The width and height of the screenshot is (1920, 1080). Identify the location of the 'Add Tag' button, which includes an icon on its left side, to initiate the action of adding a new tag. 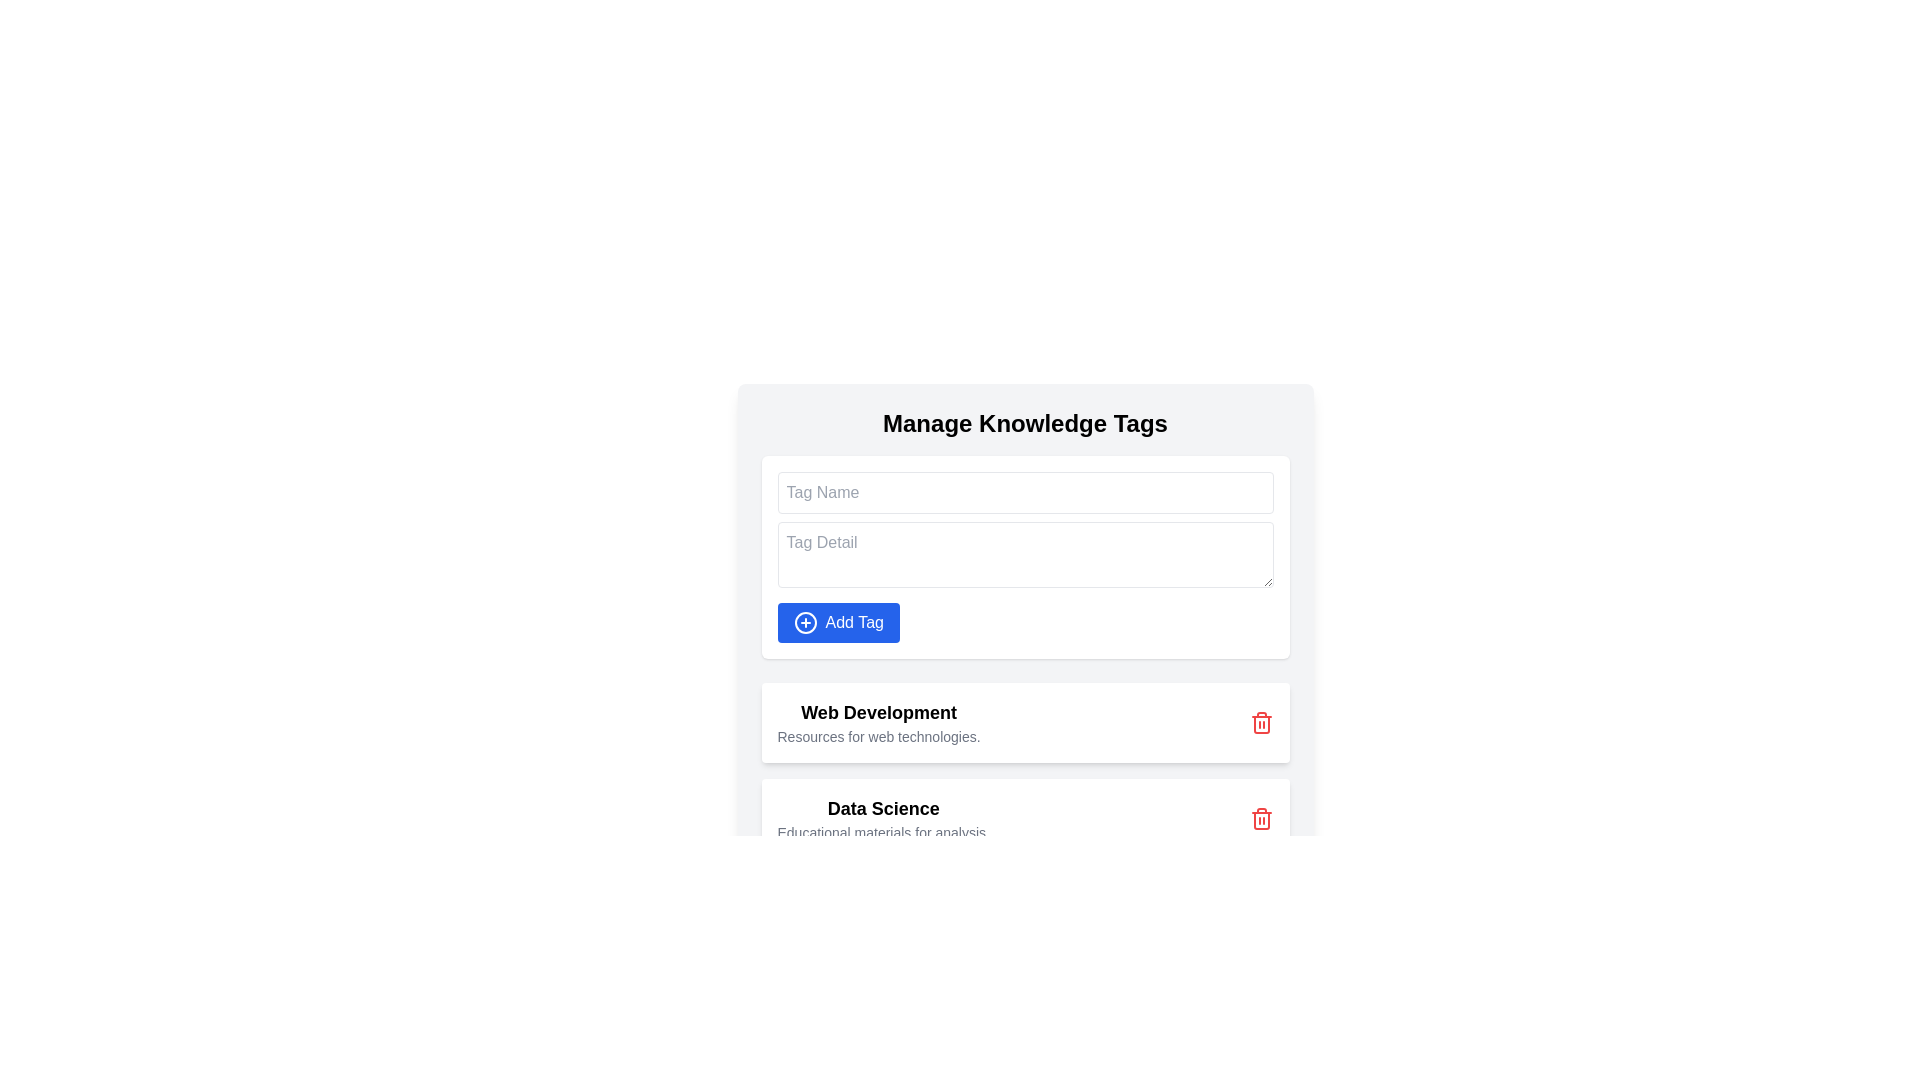
(805, 622).